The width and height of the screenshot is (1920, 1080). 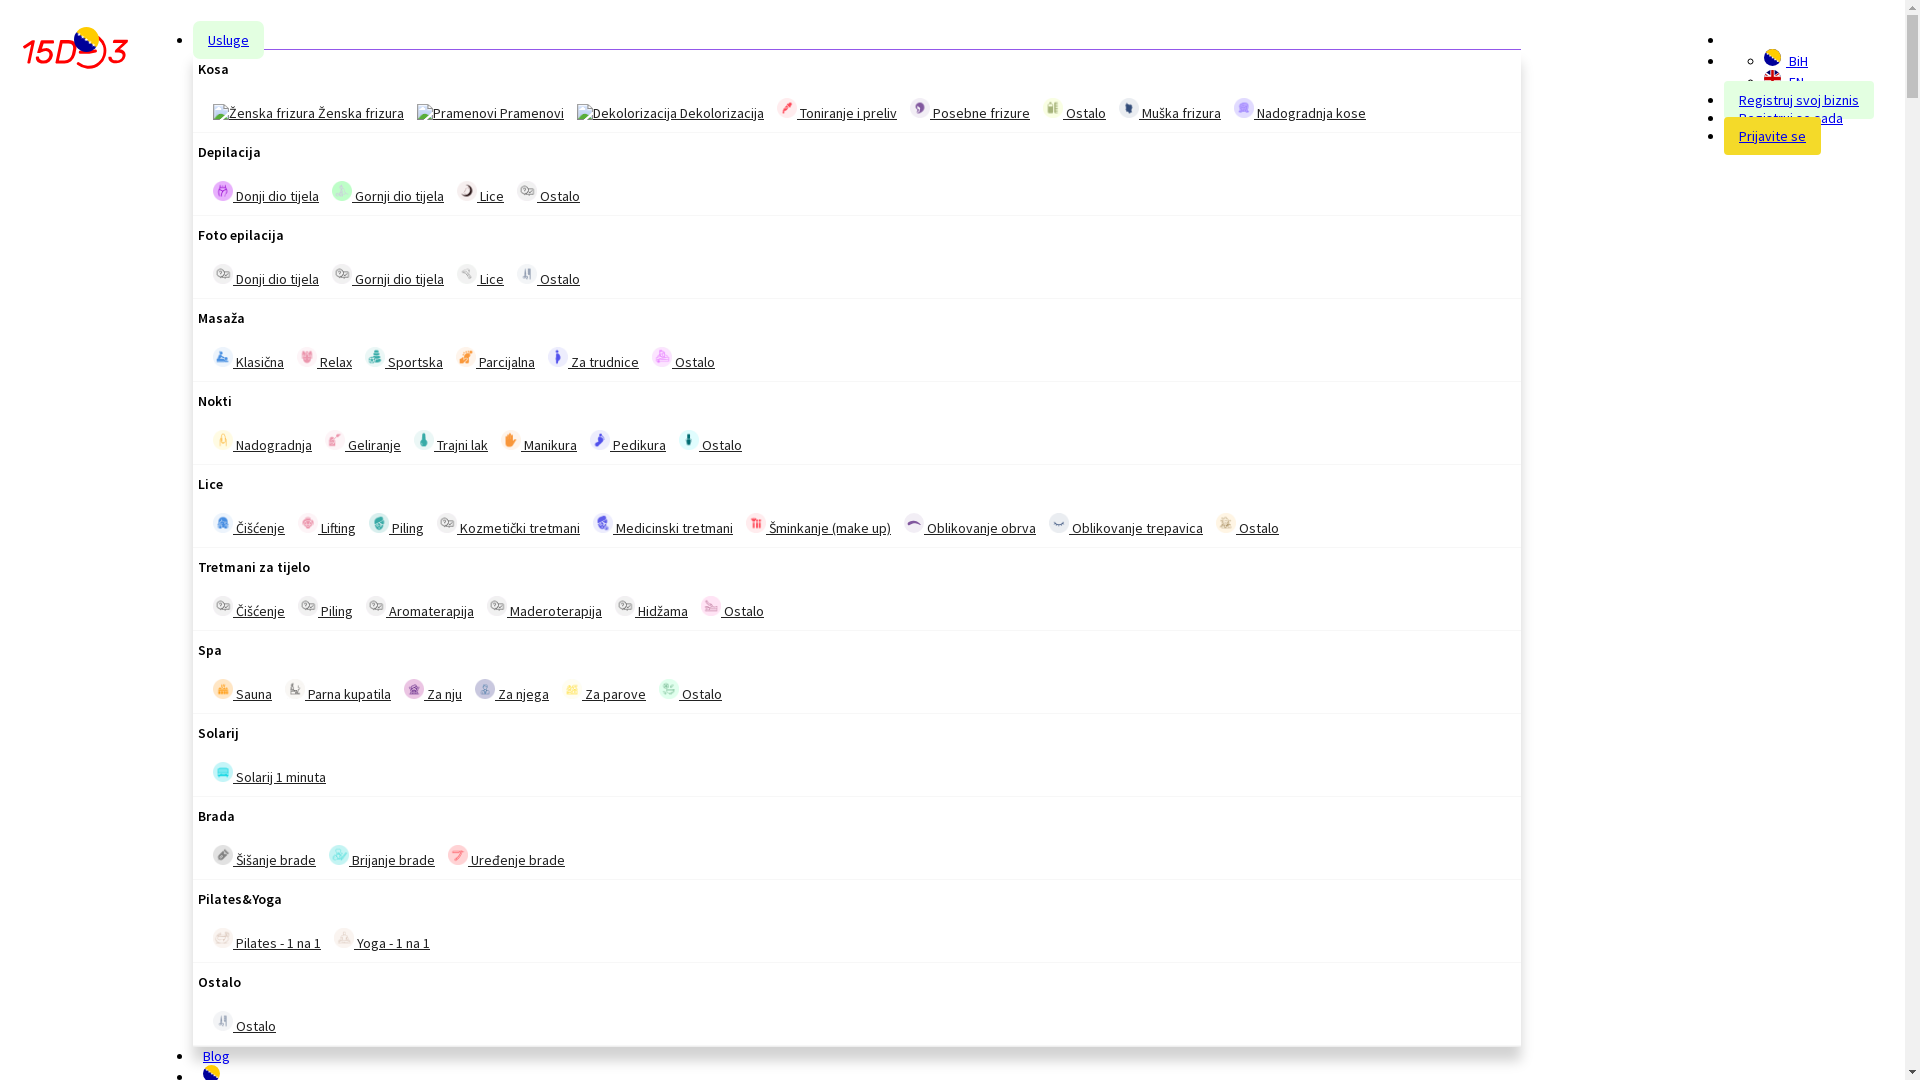 I want to click on 'Za nju', so click(x=412, y=688).